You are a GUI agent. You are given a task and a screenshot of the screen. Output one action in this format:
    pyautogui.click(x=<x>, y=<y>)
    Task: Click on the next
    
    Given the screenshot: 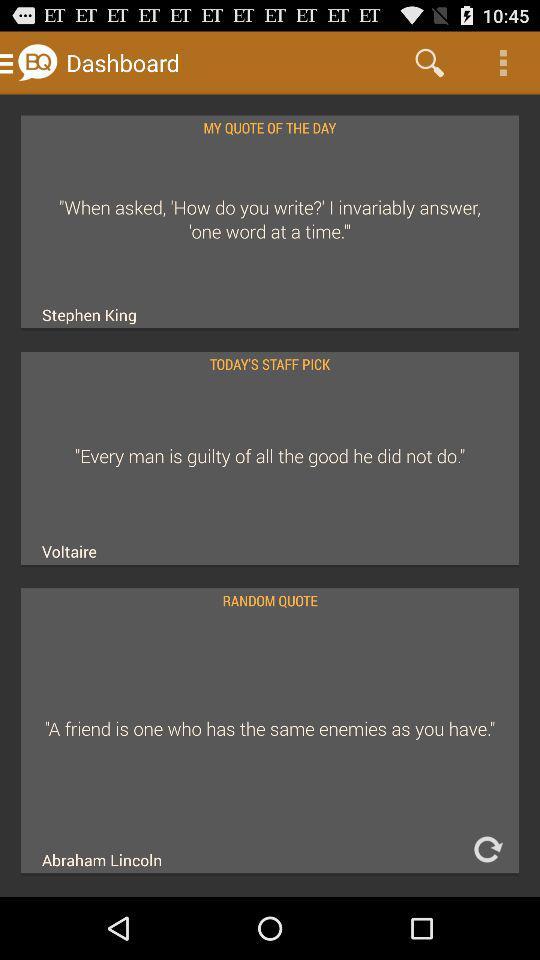 What is the action you would take?
    pyautogui.click(x=486, y=848)
    